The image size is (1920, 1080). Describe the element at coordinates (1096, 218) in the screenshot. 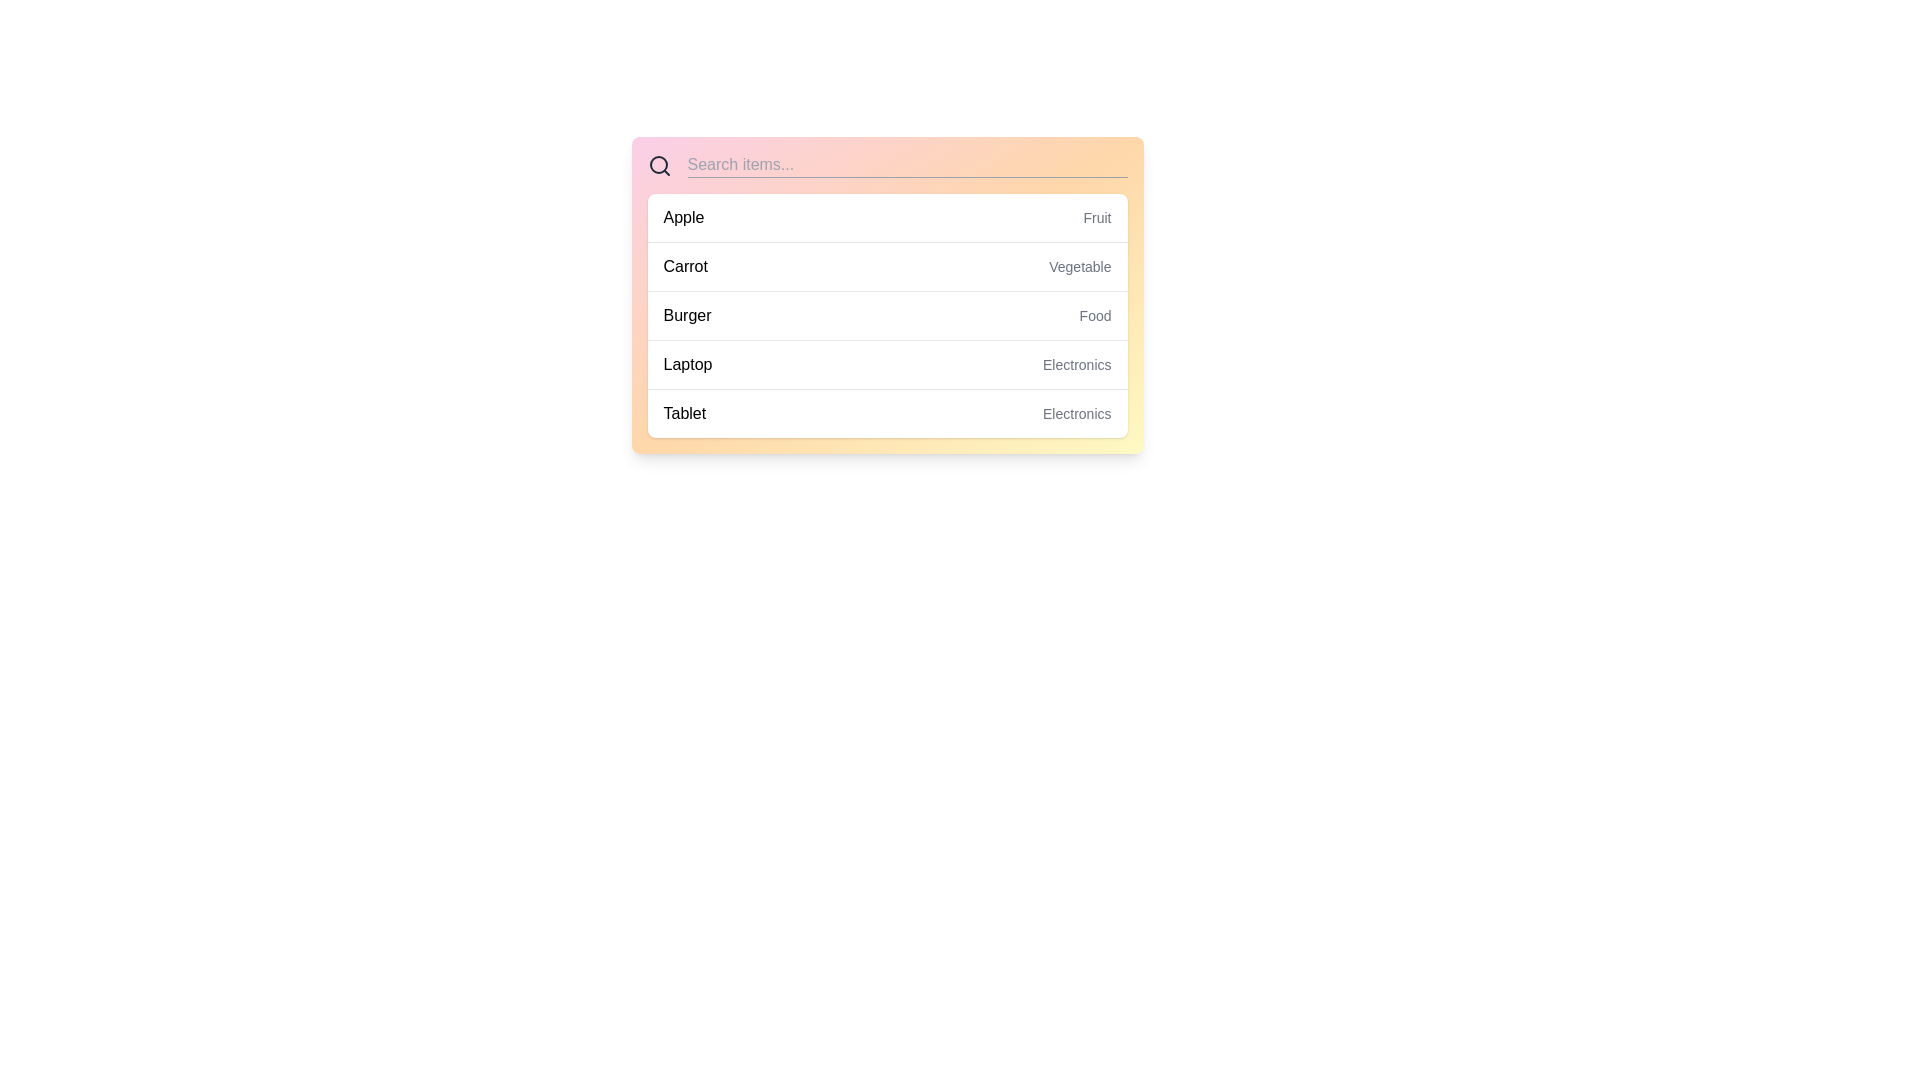

I see `the small text label 'Fruit' which is styled in light gray and positioned adjacent to the larger text 'Apple' near the top-right corner of the list item` at that location.